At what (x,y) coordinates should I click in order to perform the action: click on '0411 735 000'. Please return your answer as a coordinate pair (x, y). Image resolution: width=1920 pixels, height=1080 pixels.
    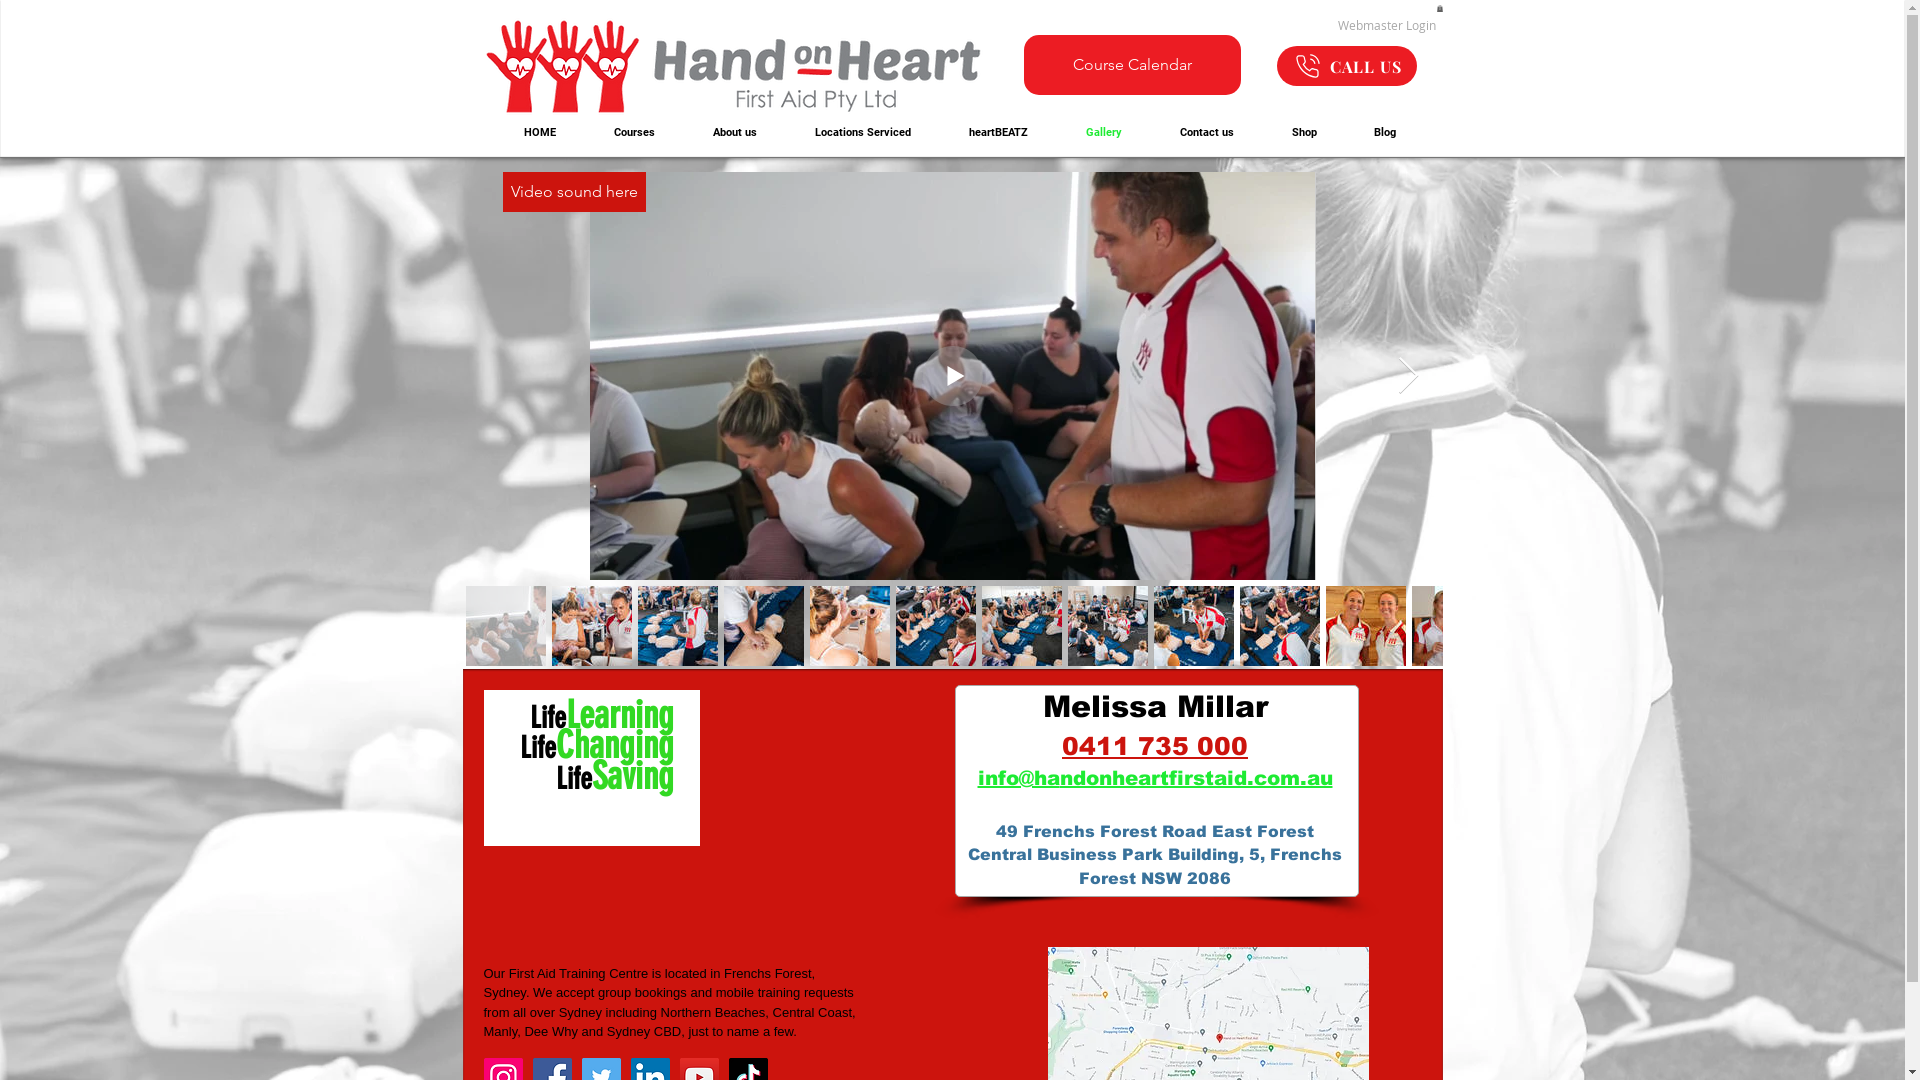
    Looking at the image, I should click on (1060, 745).